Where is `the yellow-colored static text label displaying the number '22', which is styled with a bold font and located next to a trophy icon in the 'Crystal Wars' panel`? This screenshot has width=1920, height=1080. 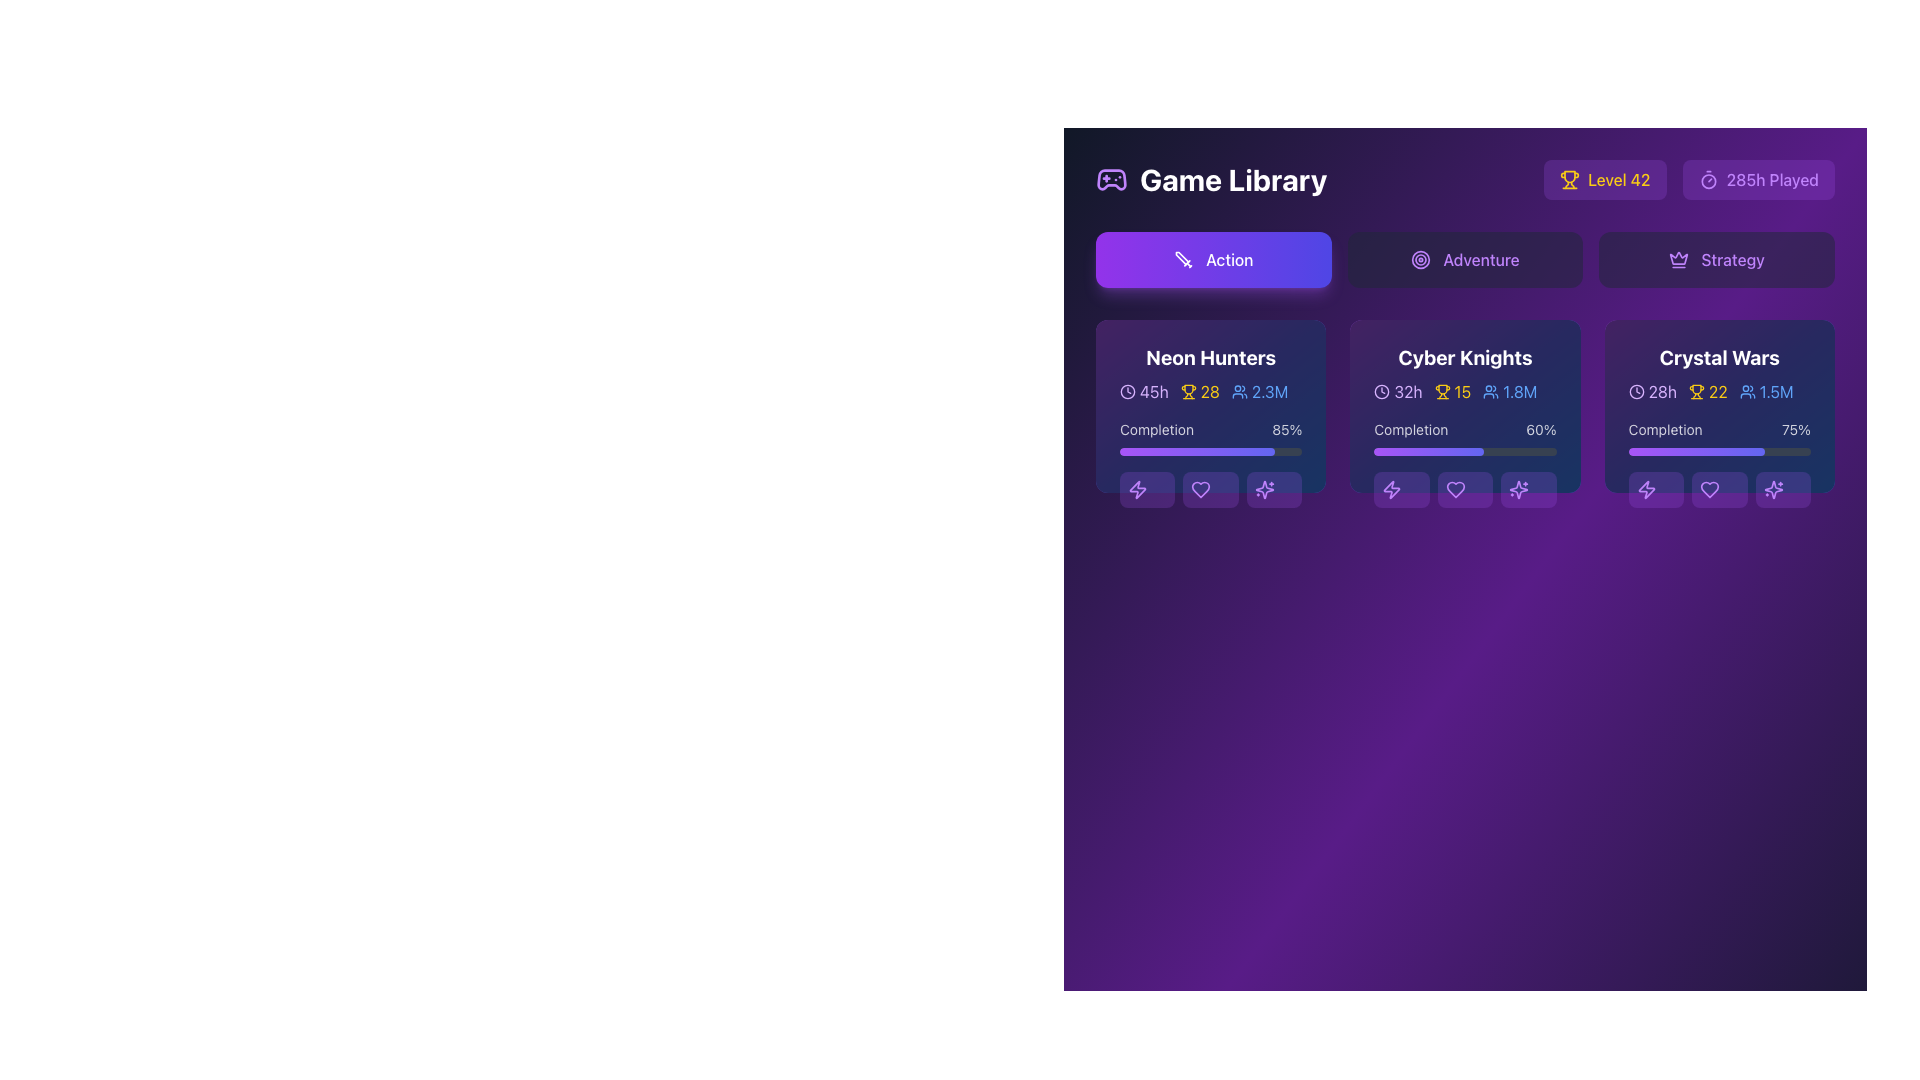 the yellow-colored static text label displaying the number '22', which is styled with a bold font and located next to a trophy icon in the 'Crystal Wars' panel is located at coordinates (1717, 392).